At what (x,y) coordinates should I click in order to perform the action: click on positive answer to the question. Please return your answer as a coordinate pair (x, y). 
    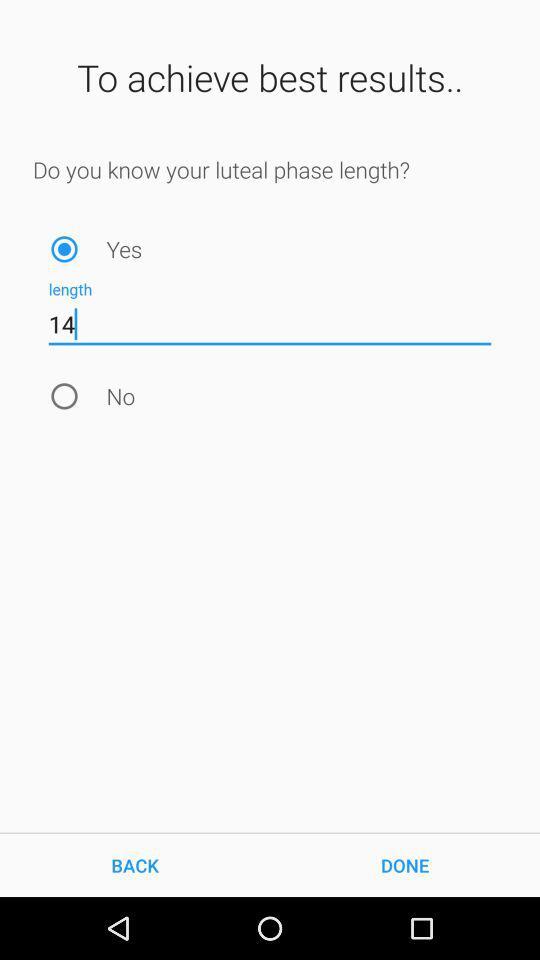
    Looking at the image, I should click on (64, 248).